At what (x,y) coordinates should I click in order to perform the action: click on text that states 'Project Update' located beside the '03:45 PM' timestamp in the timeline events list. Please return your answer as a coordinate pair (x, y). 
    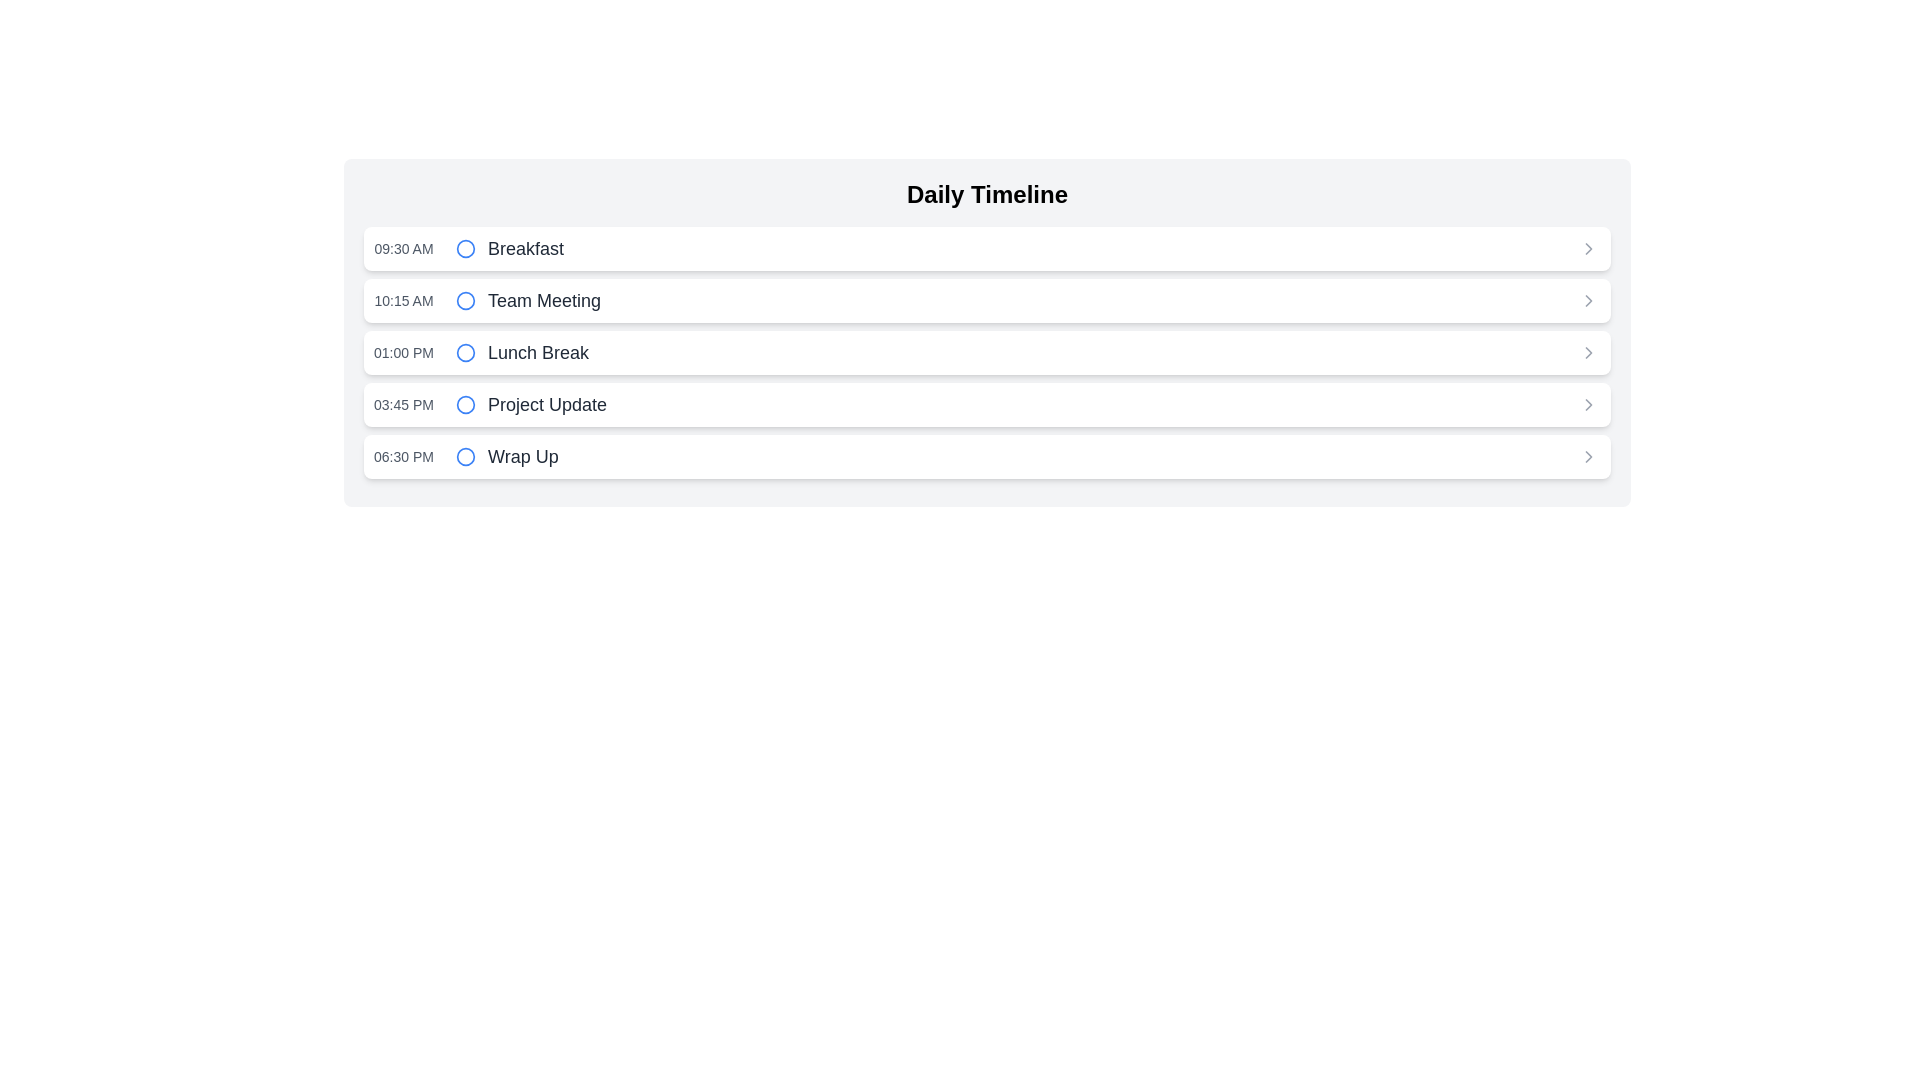
    Looking at the image, I should click on (547, 405).